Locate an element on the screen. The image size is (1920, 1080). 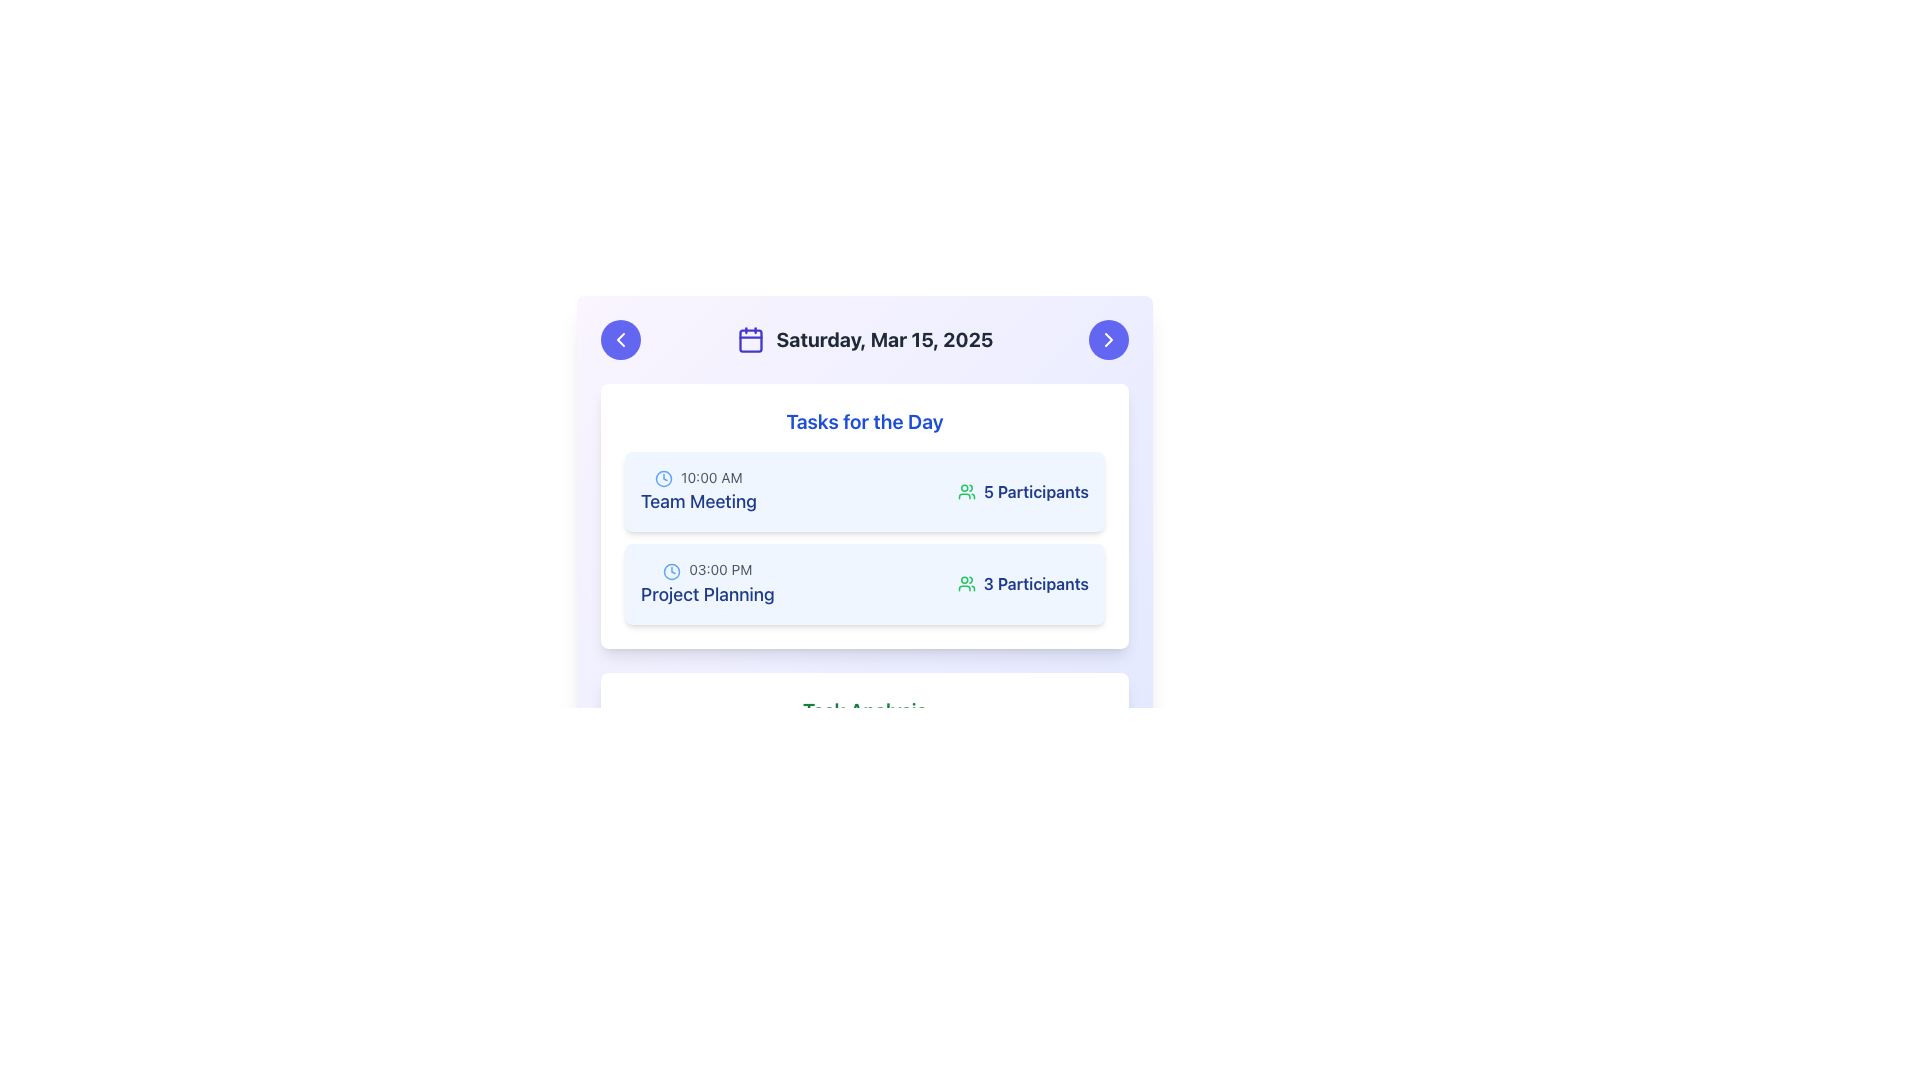
the decorative icon that indicates the context of participants for a meeting, located in the second meeting entry on the agenda is located at coordinates (966, 584).